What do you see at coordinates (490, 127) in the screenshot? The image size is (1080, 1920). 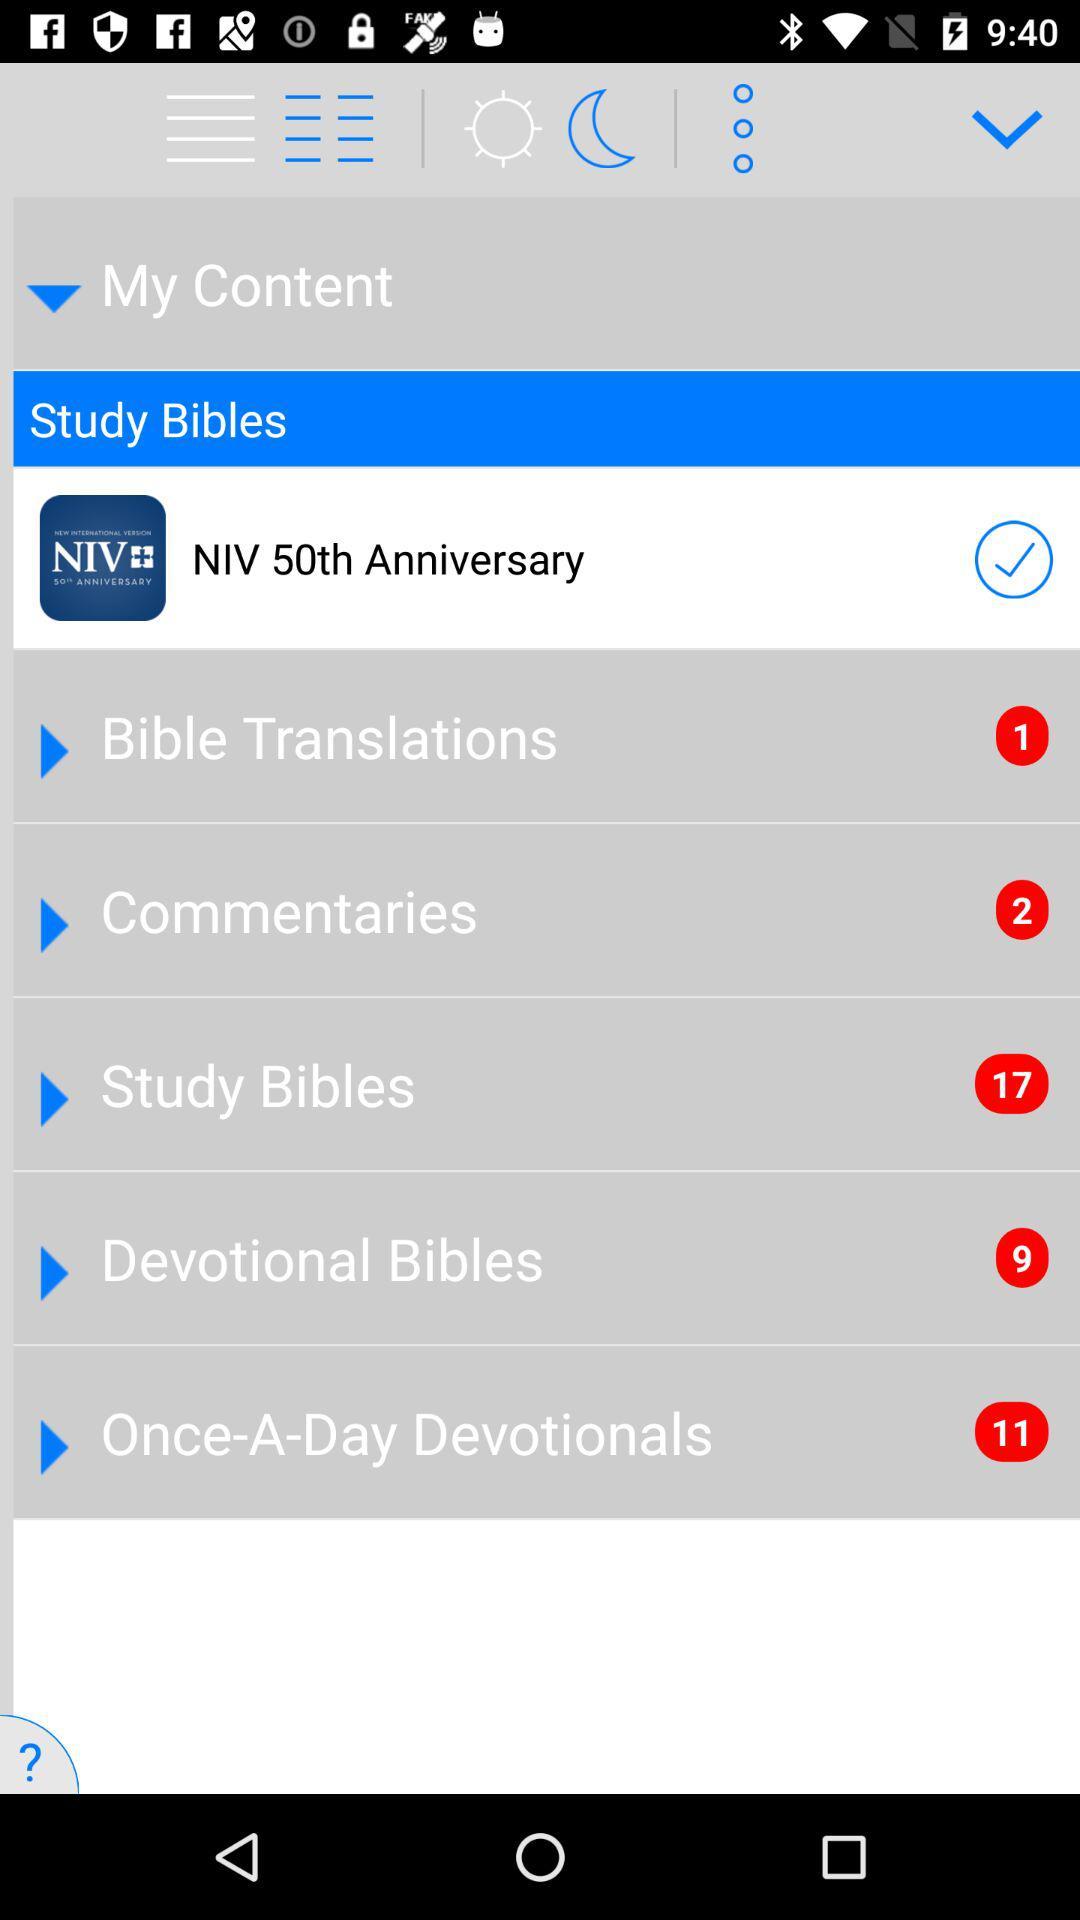 I see `the weather icon` at bounding box center [490, 127].